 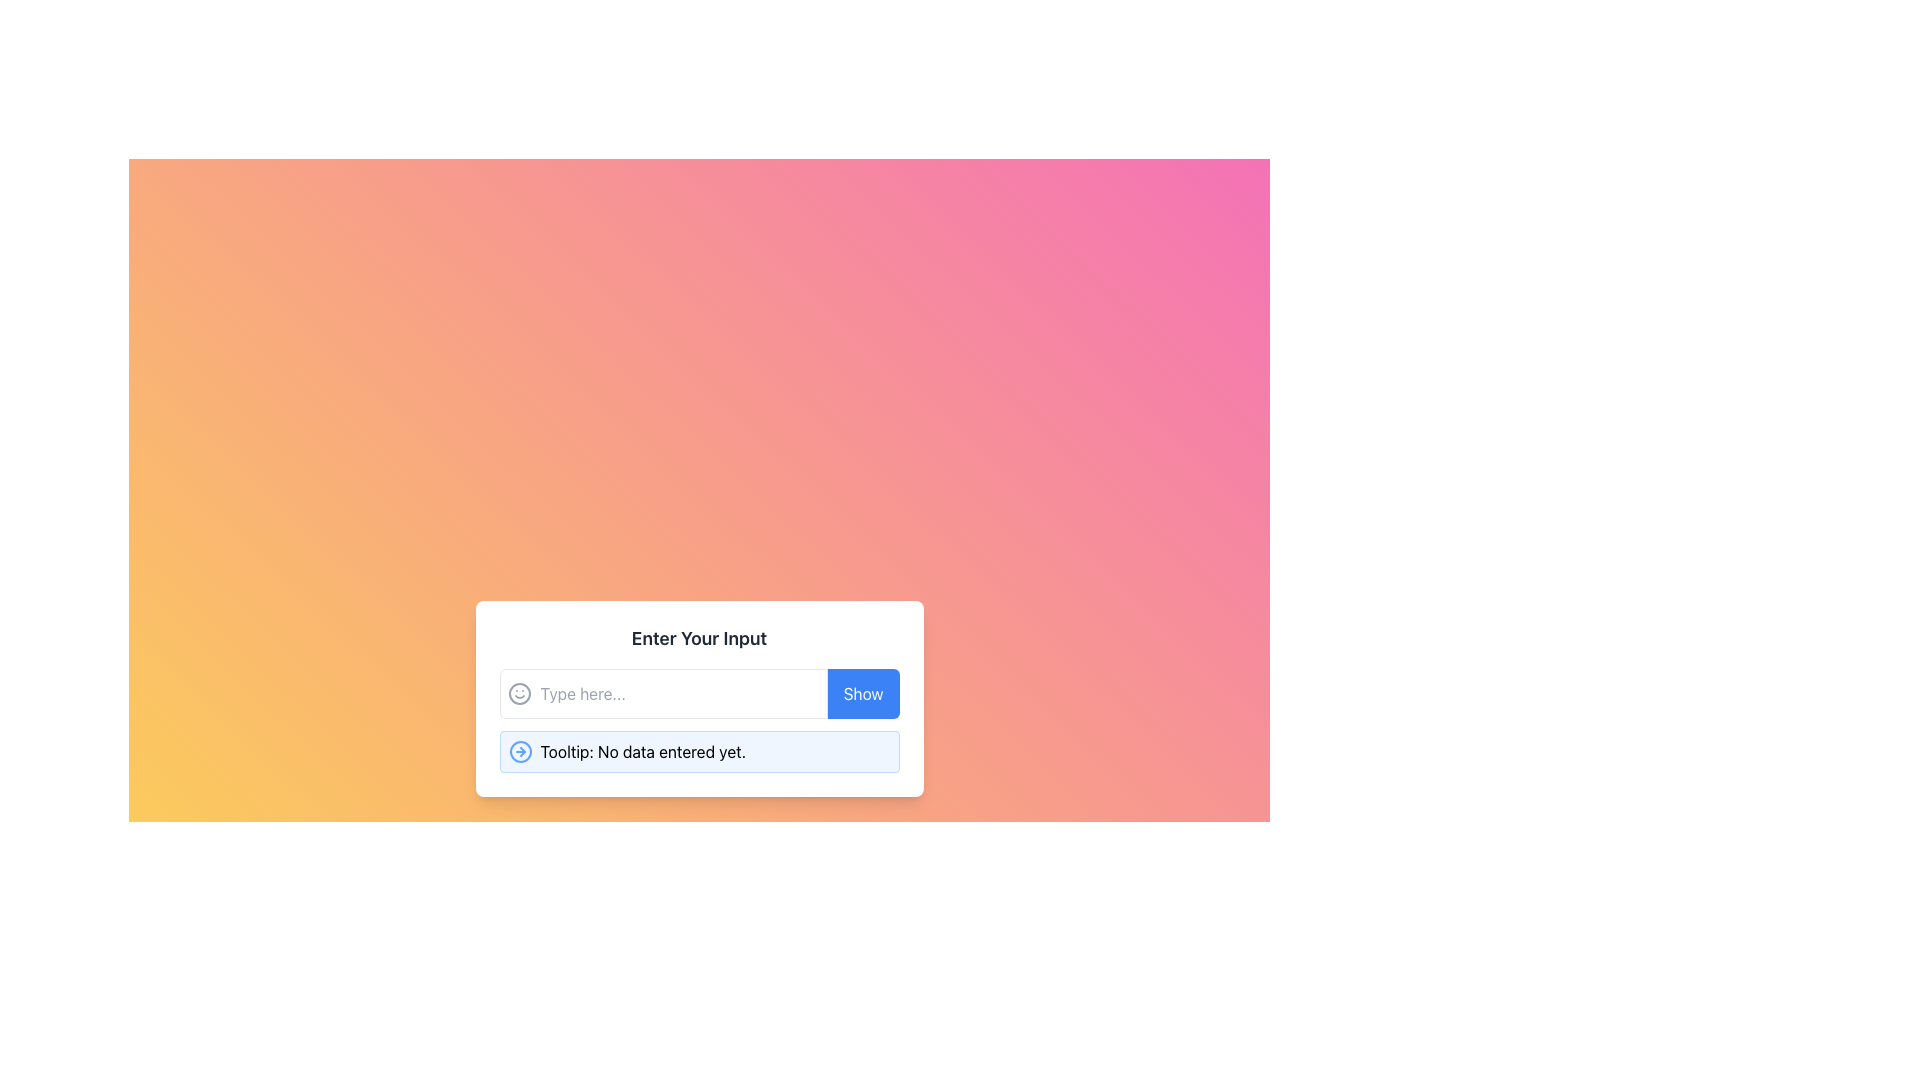 I want to click on the circular part of an arrow icon, which is styled with a blue stroke and no fill color, located below the tooltip labeled 'Tooltip: No data entered yet.', so click(x=520, y=752).